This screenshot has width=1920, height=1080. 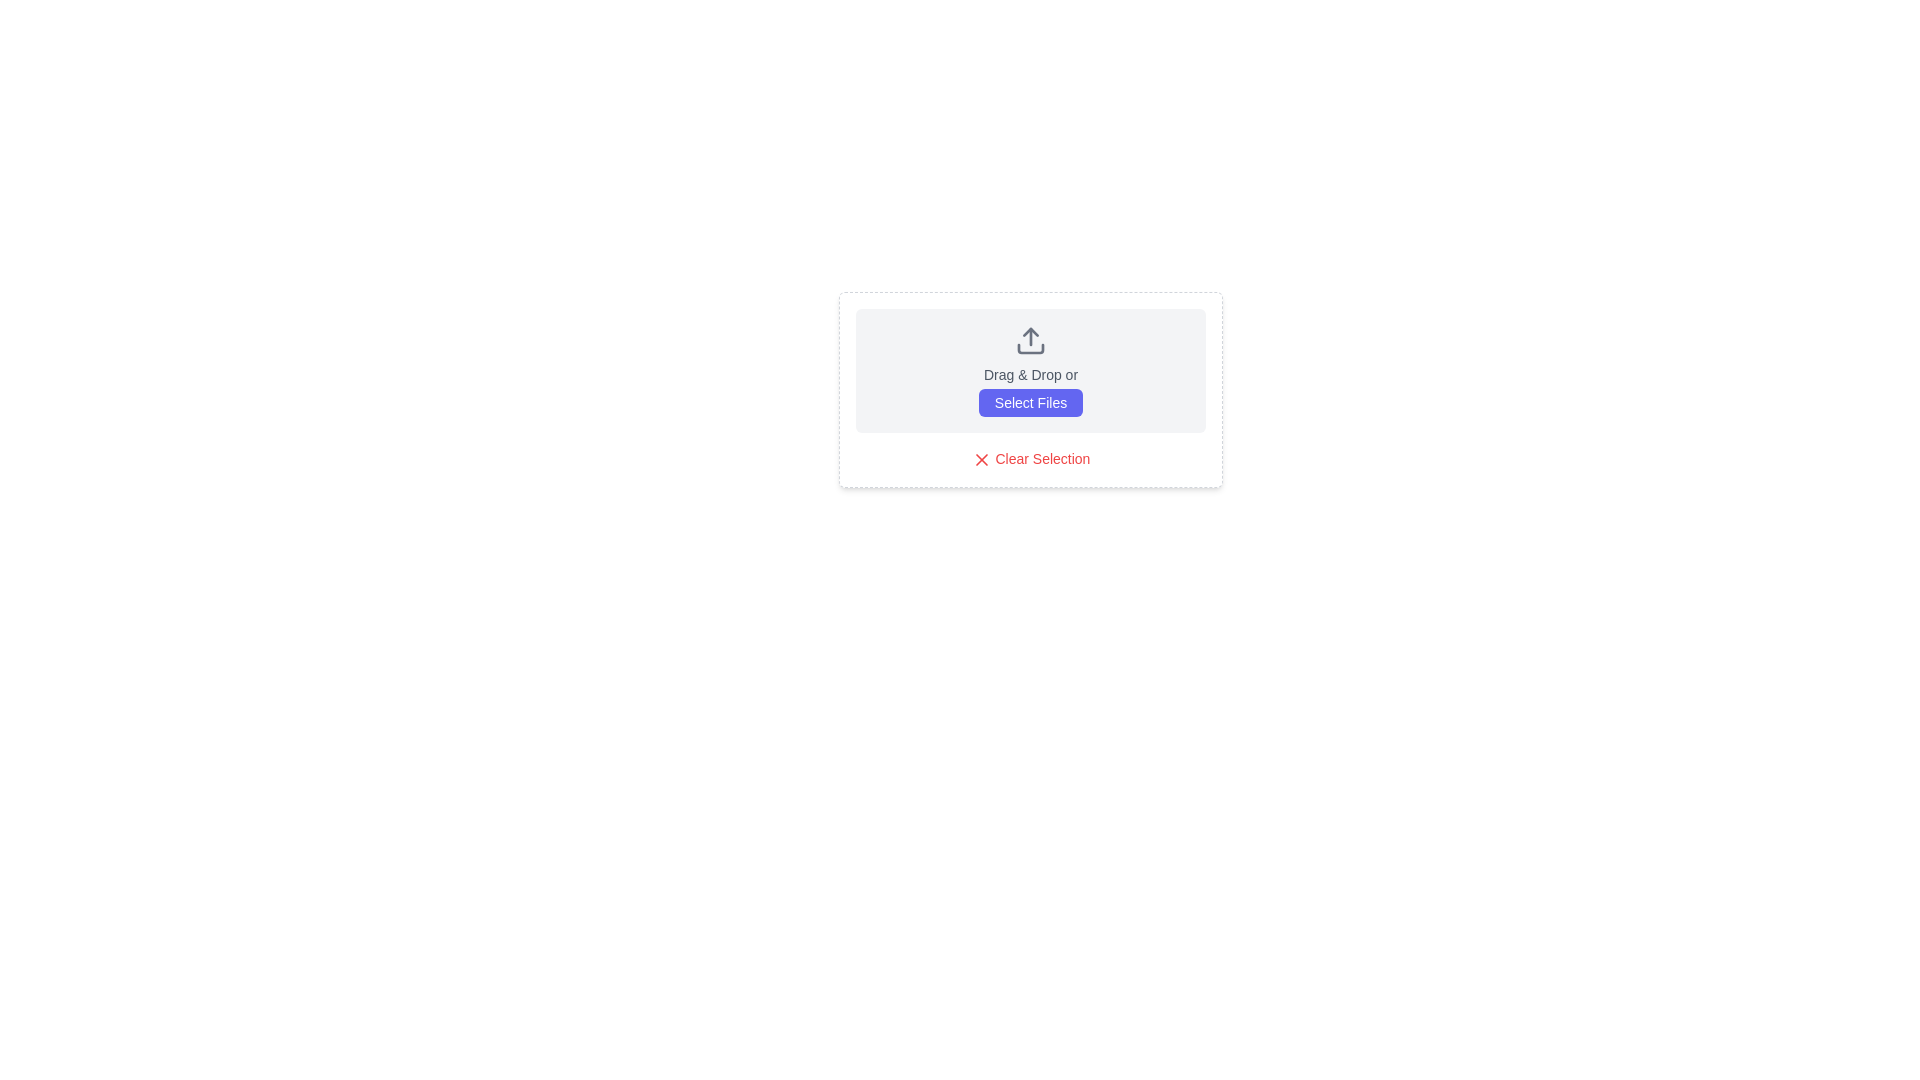 What do you see at coordinates (1031, 374) in the screenshot?
I see `the text block displaying 'Drag & Drop or', which is styled in a small gray font and centered above the 'Select Files' button` at bounding box center [1031, 374].